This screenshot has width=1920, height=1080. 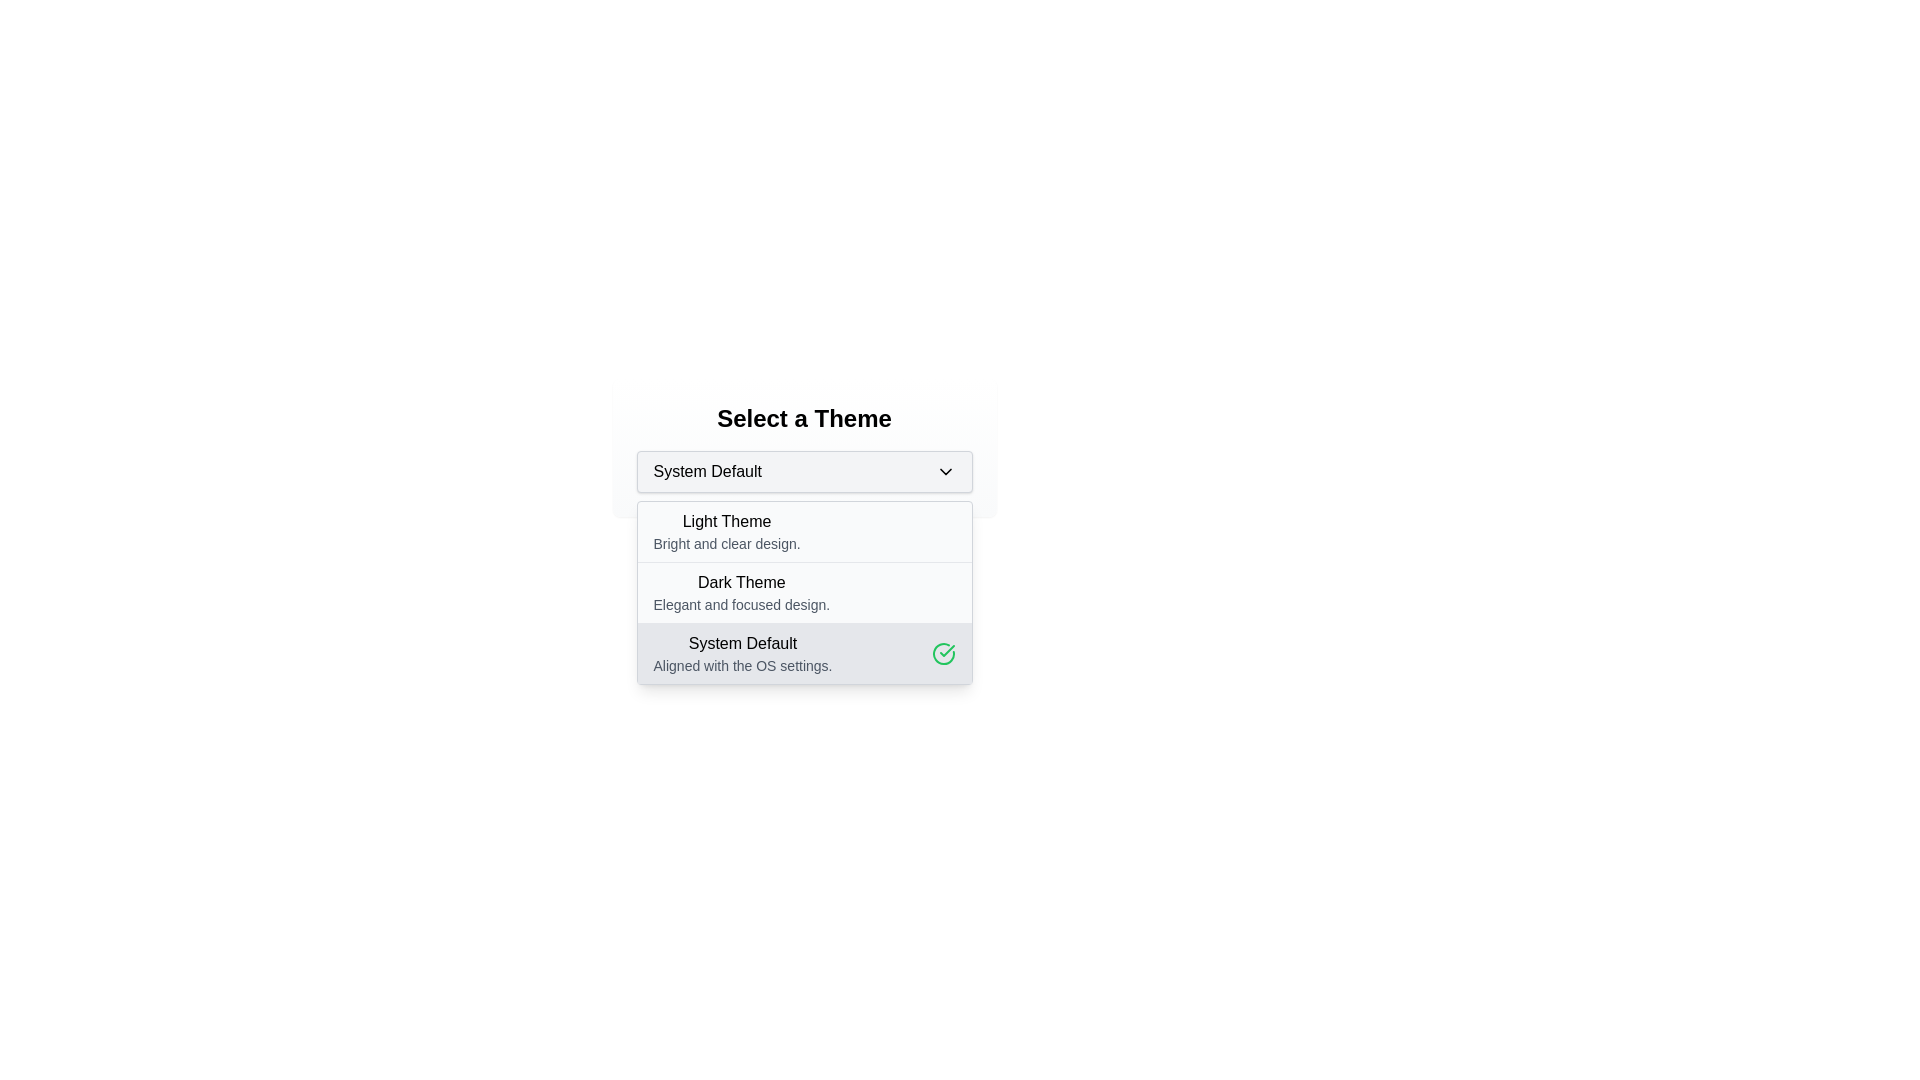 I want to click on the 'Dark Theme' option in the dropdown menu positioned below the 'Select a Theme' header, so click(x=804, y=592).